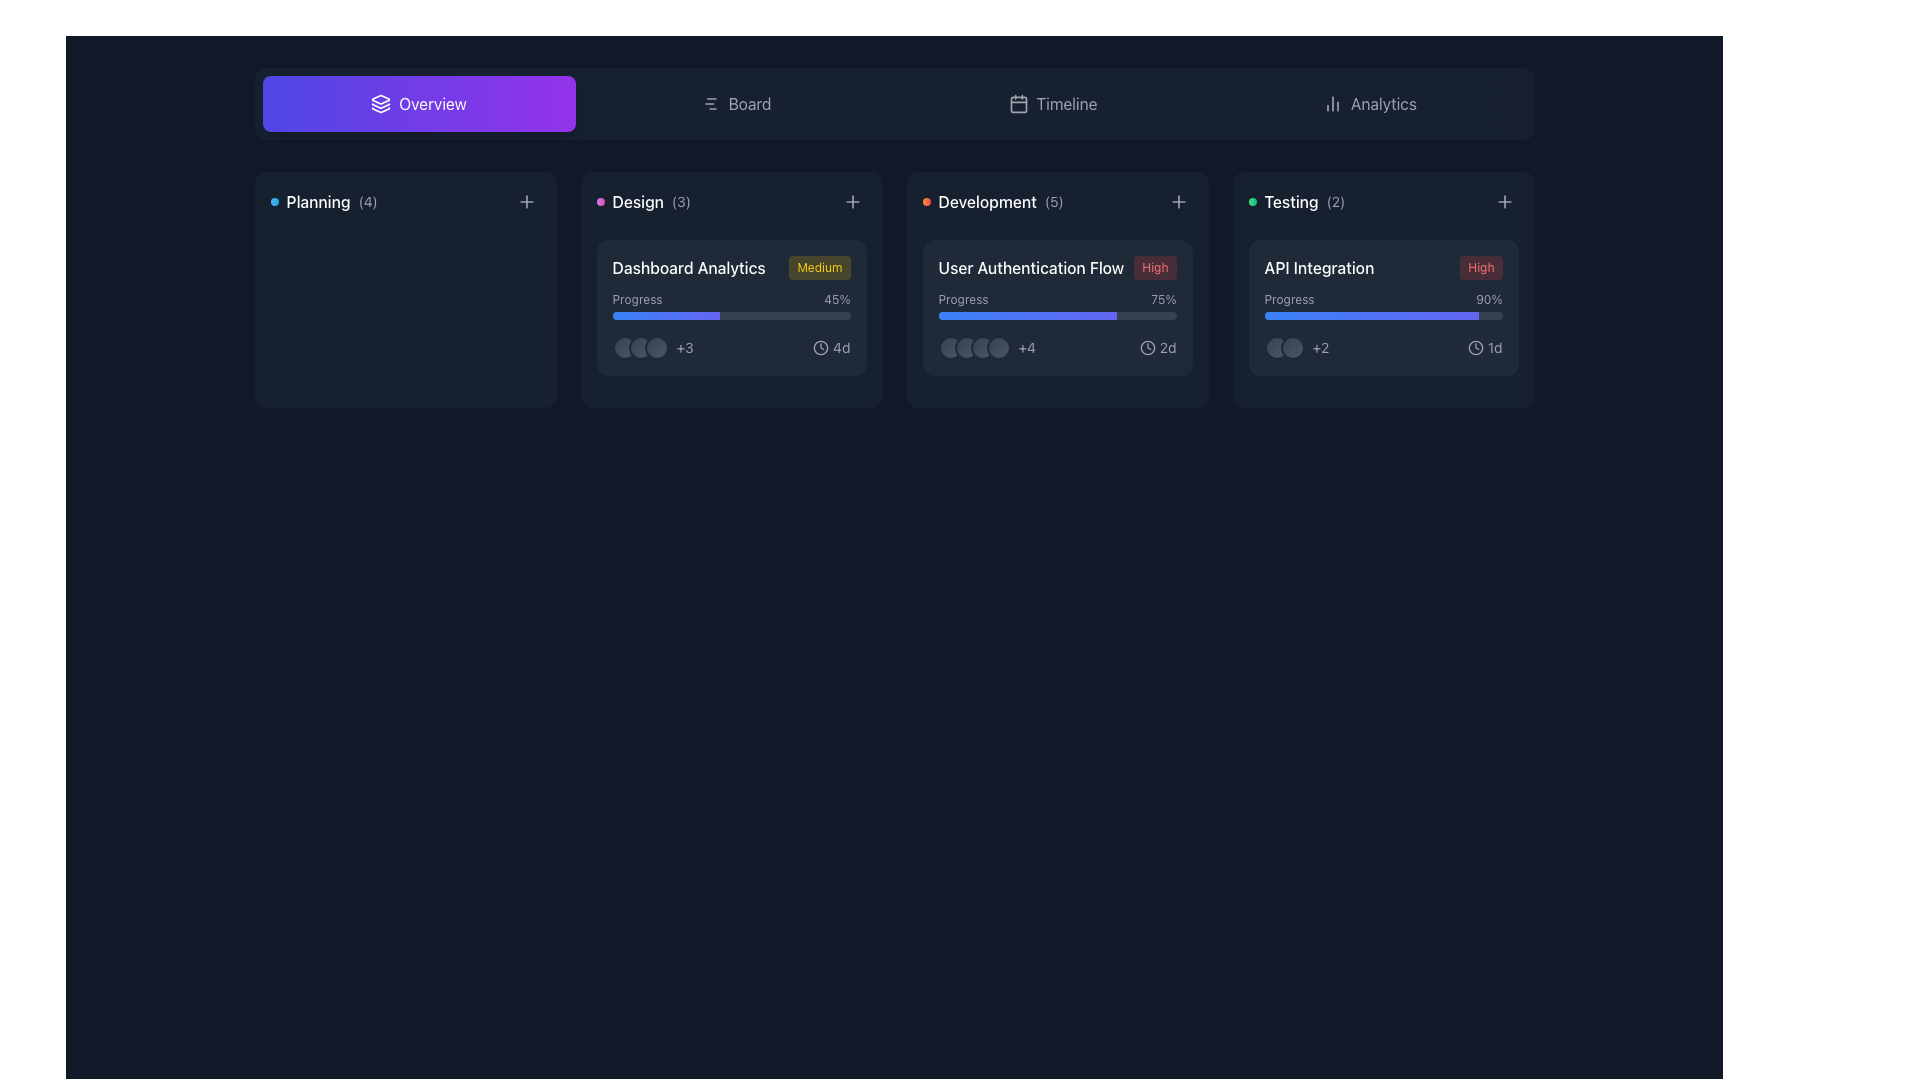  Describe the element at coordinates (998, 346) in the screenshot. I see `the decorative circular component located at the bottom-left area of the 'Development' card, which is the fourth circle in a series of four, near the label '+4' and below the progress bar` at that location.